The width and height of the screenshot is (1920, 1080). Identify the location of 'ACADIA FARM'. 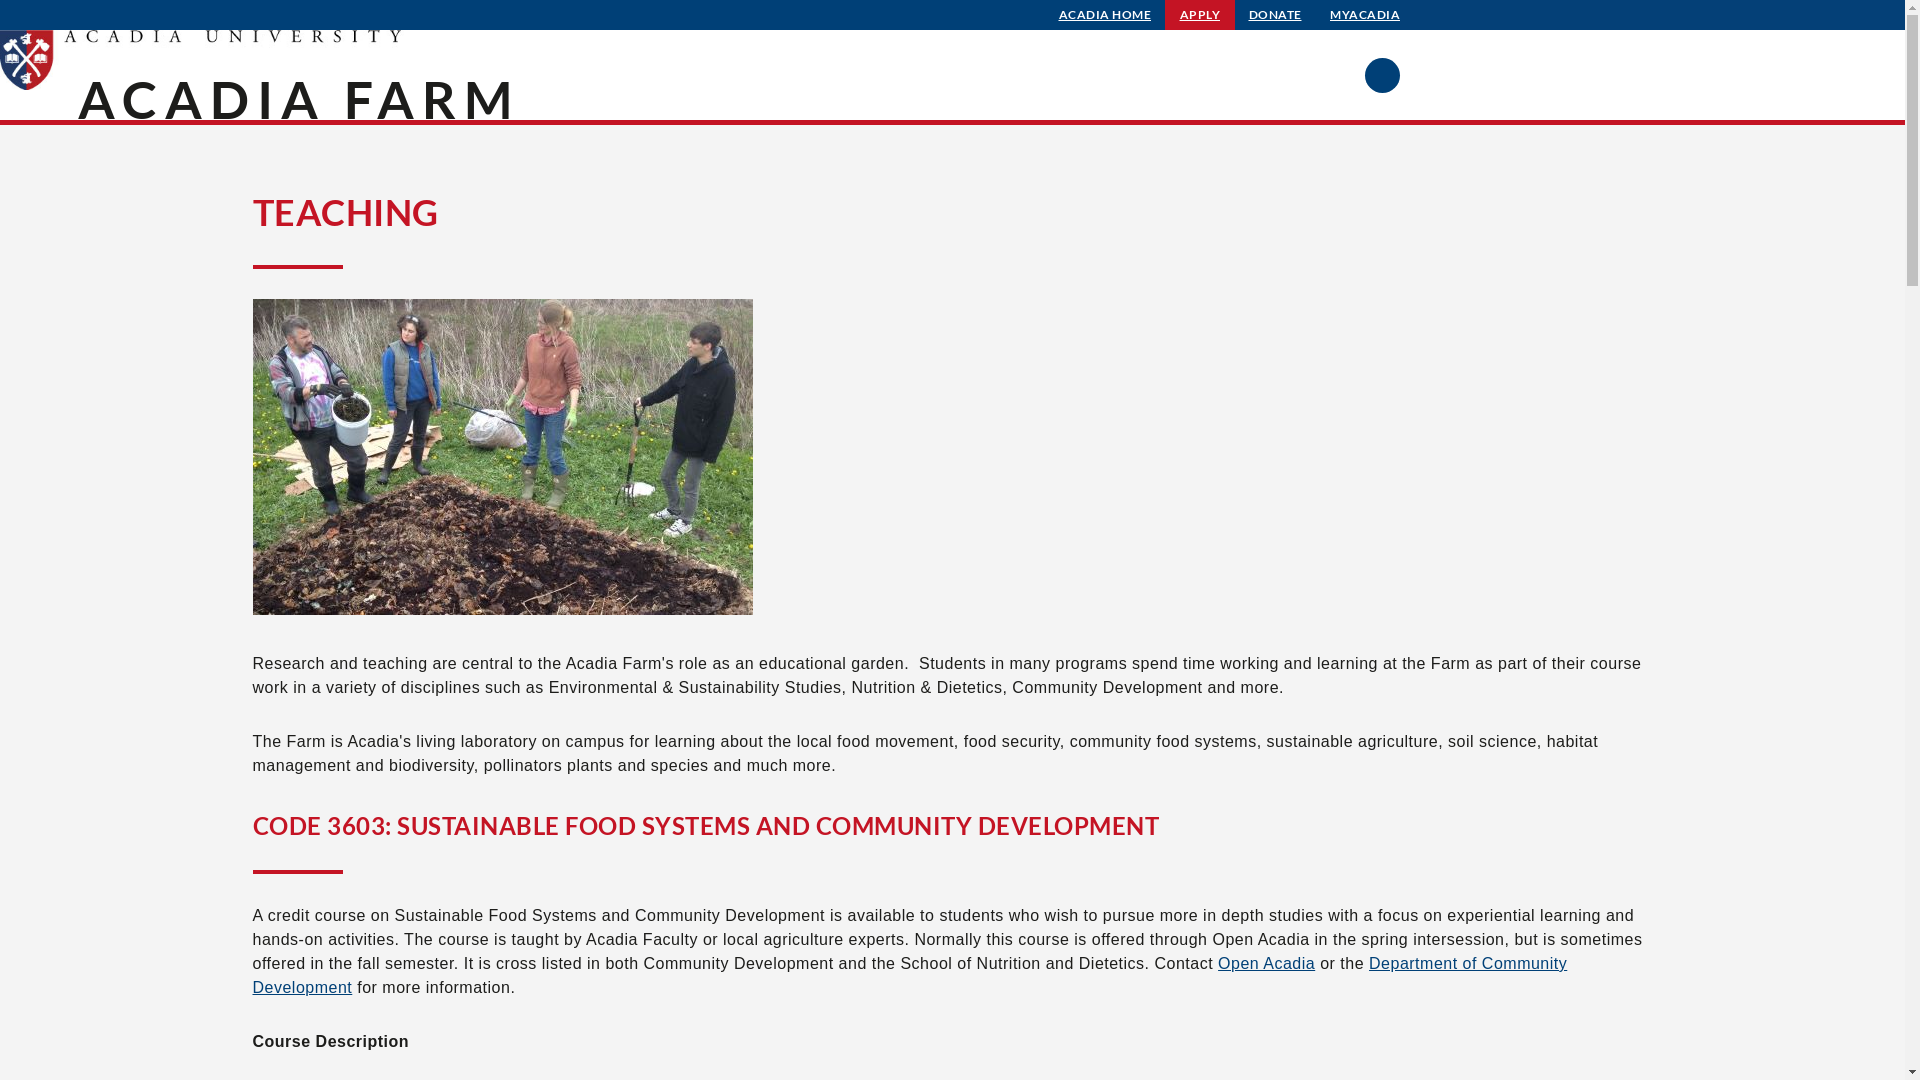
(297, 99).